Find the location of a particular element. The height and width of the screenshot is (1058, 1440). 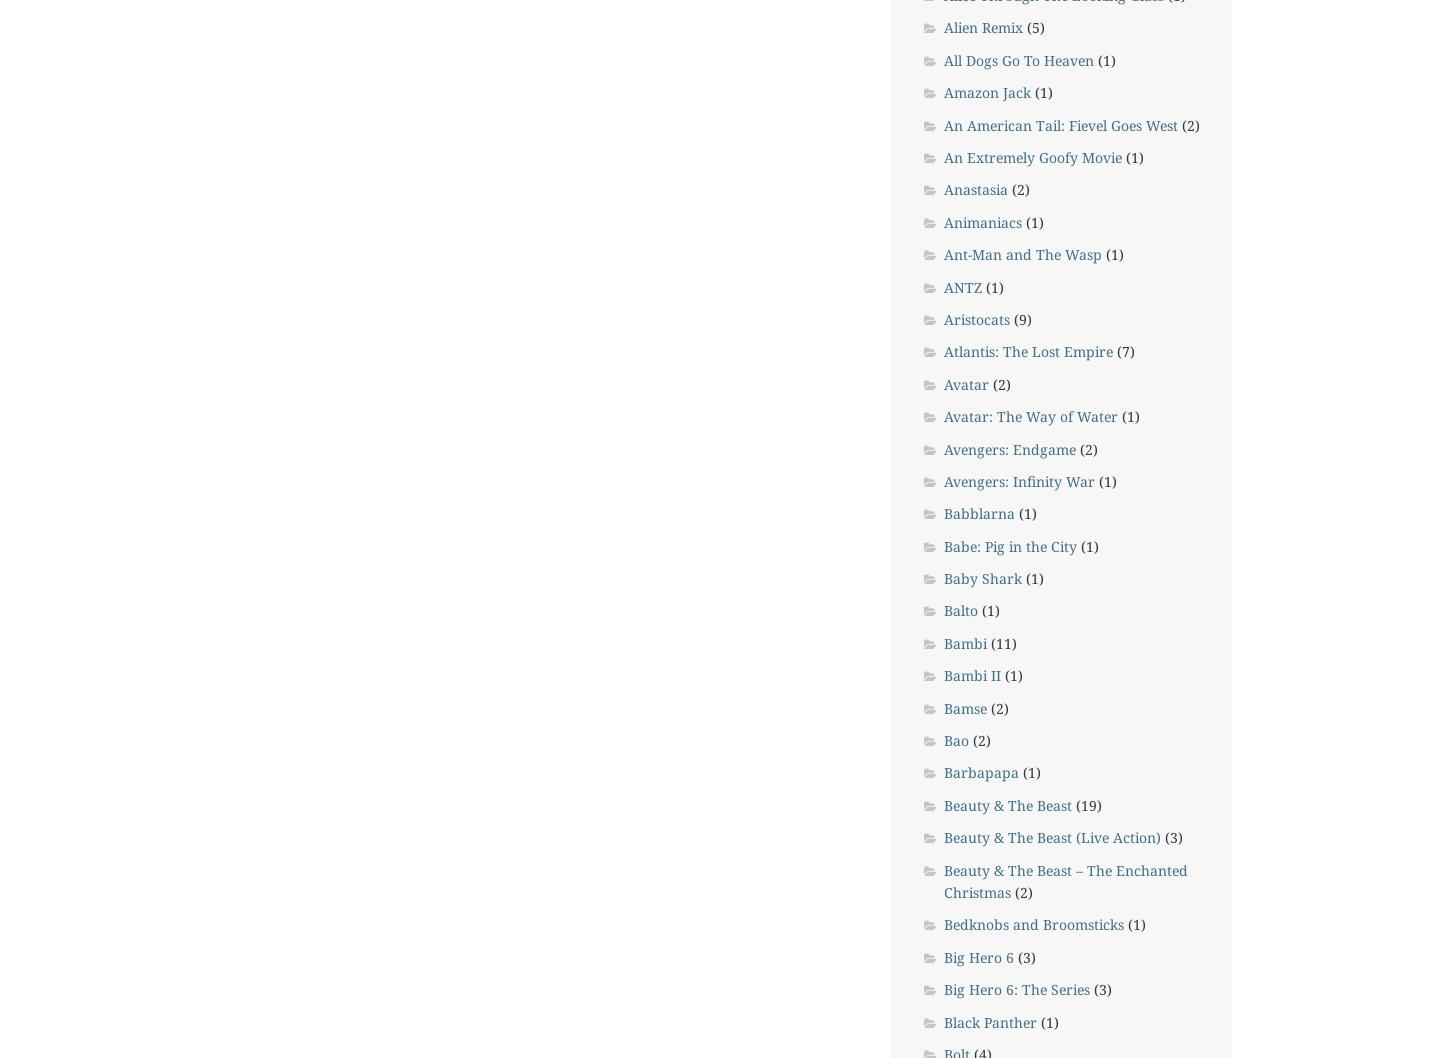

'Amazon Jack' is located at coordinates (985, 91).